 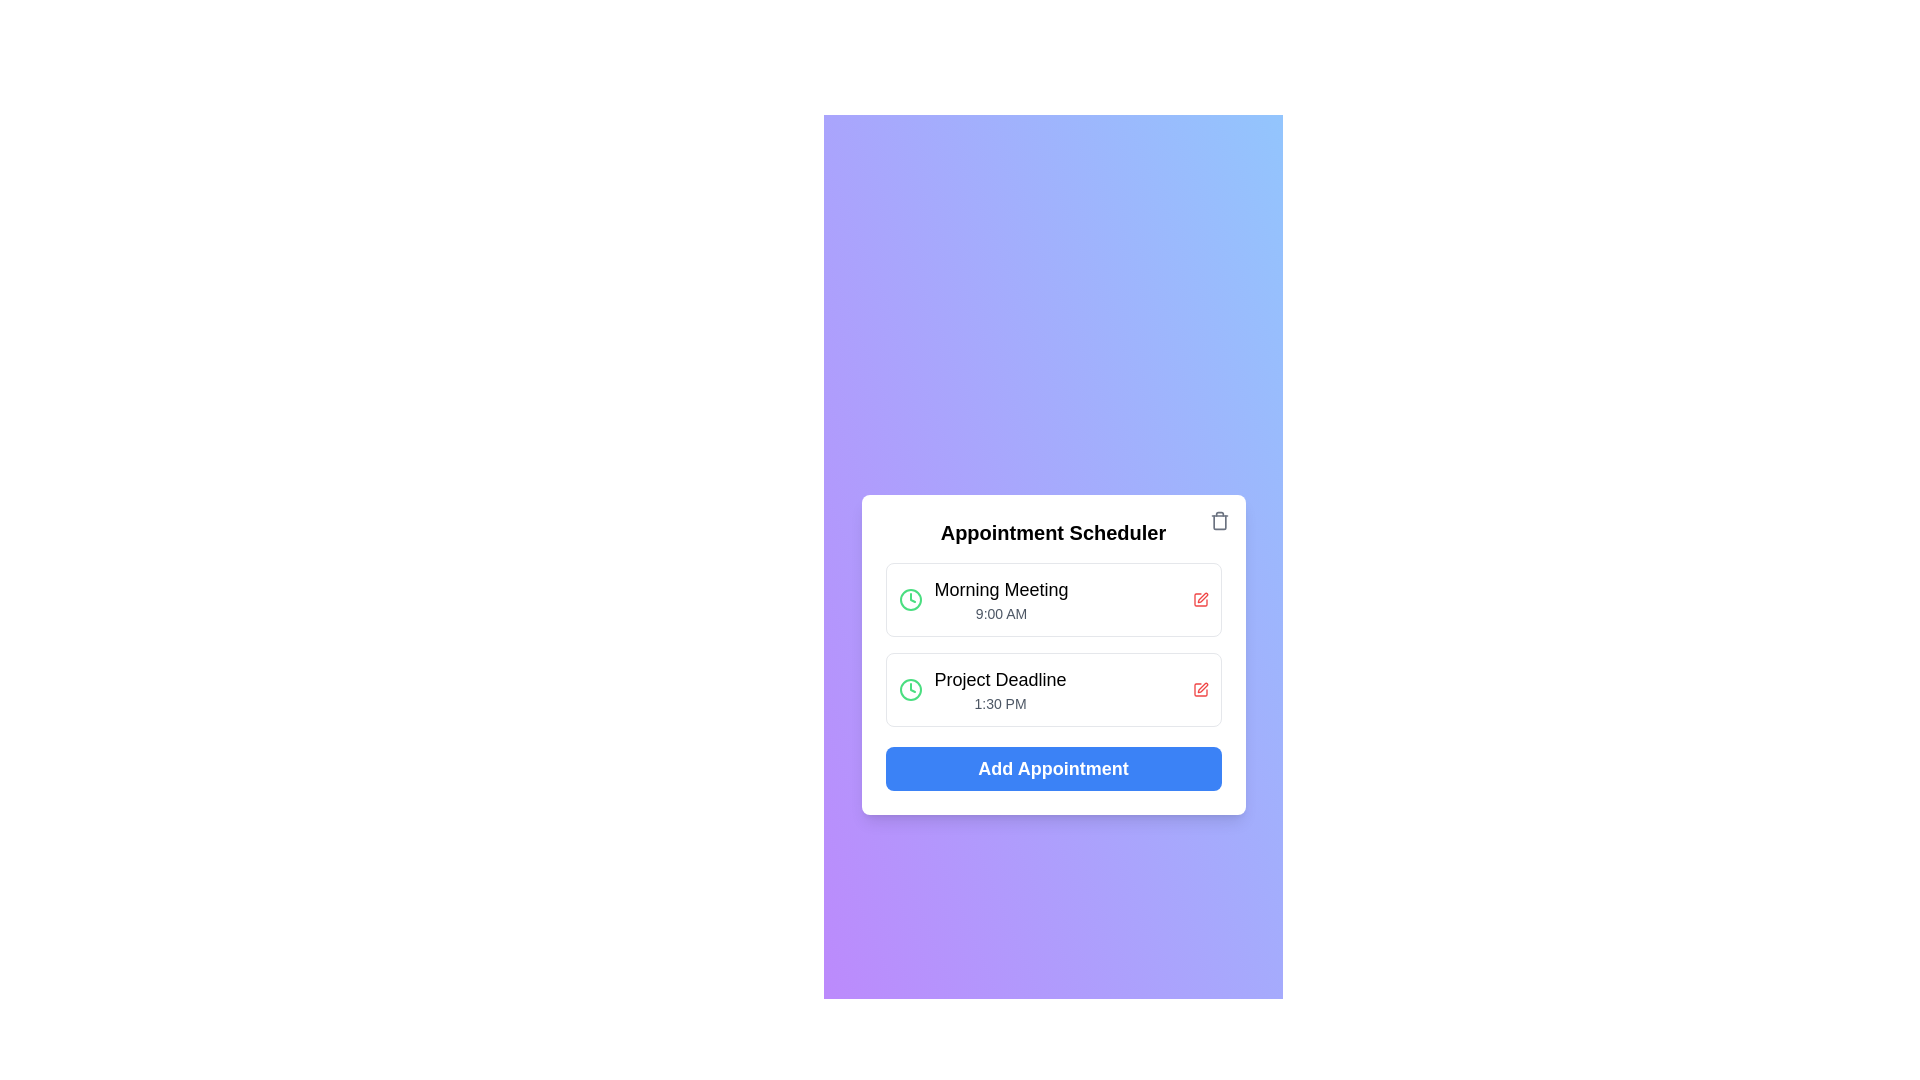 What do you see at coordinates (1001, 599) in the screenshot?
I see `the 'Morning Meeting' text label, which is part of the first appointment card in the Appointment Scheduler, to use it as a reference for interacting with adjacent elements` at bounding box center [1001, 599].